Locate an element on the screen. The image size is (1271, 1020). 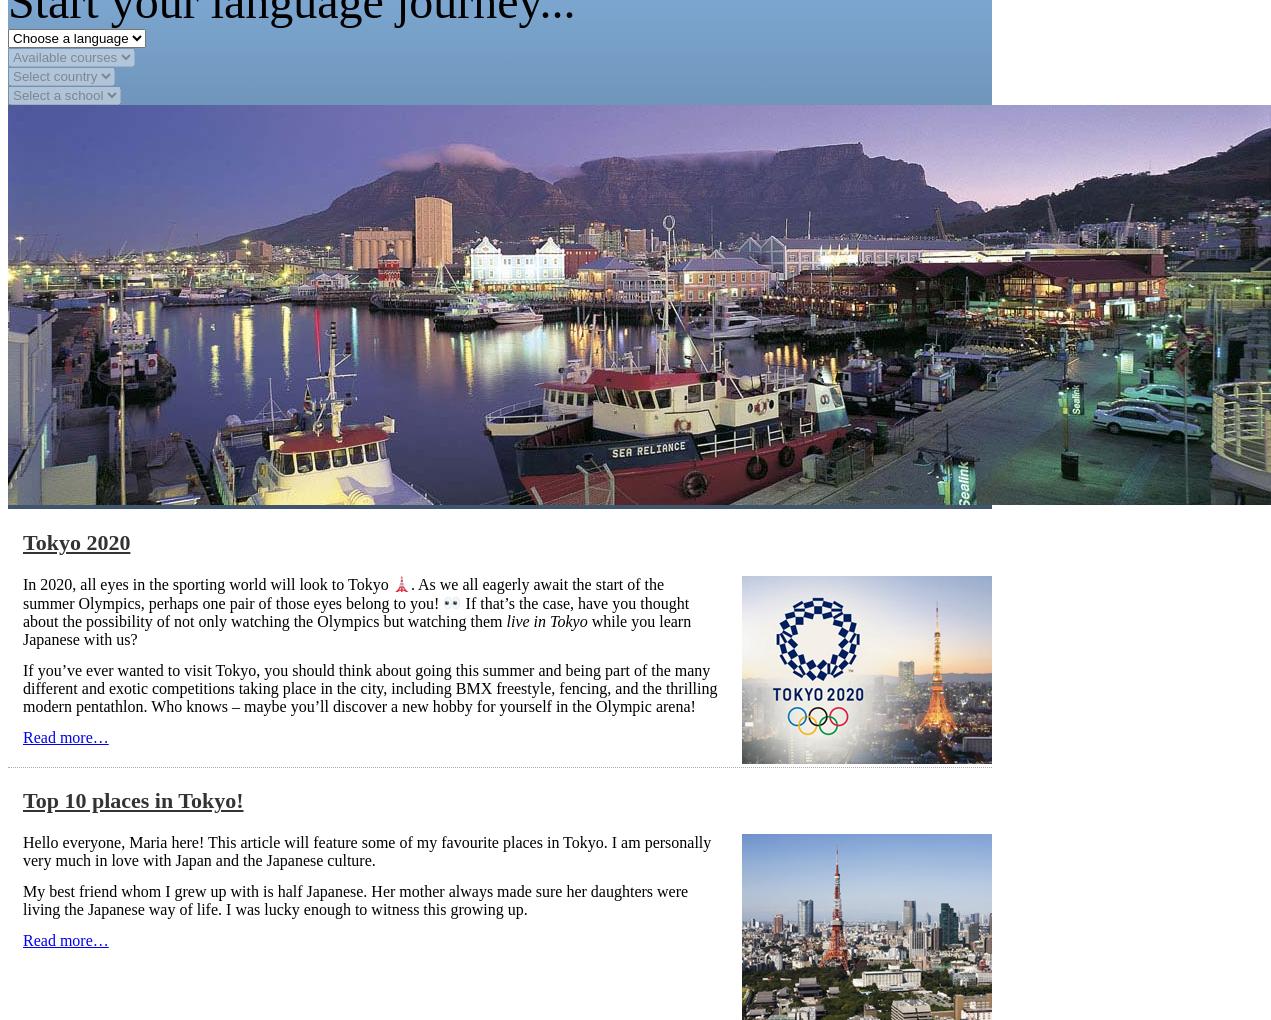
'Top 10 places in Tokyo!' is located at coordinates (131, 799).